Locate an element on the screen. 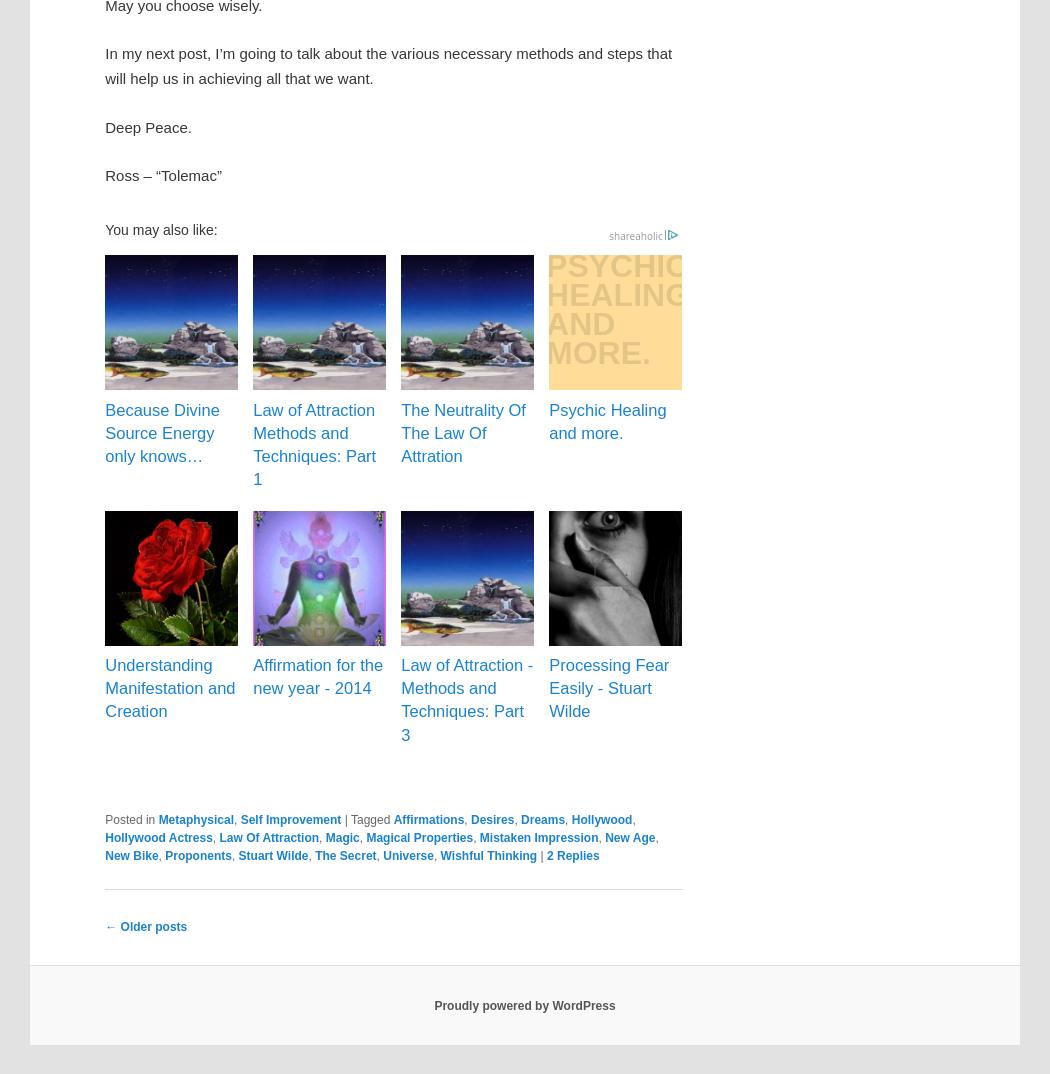 The width and height of the screenshot is (1050, 1074). 'Because Divine Source Energy only knows…' is located at coordinates (162, 430).